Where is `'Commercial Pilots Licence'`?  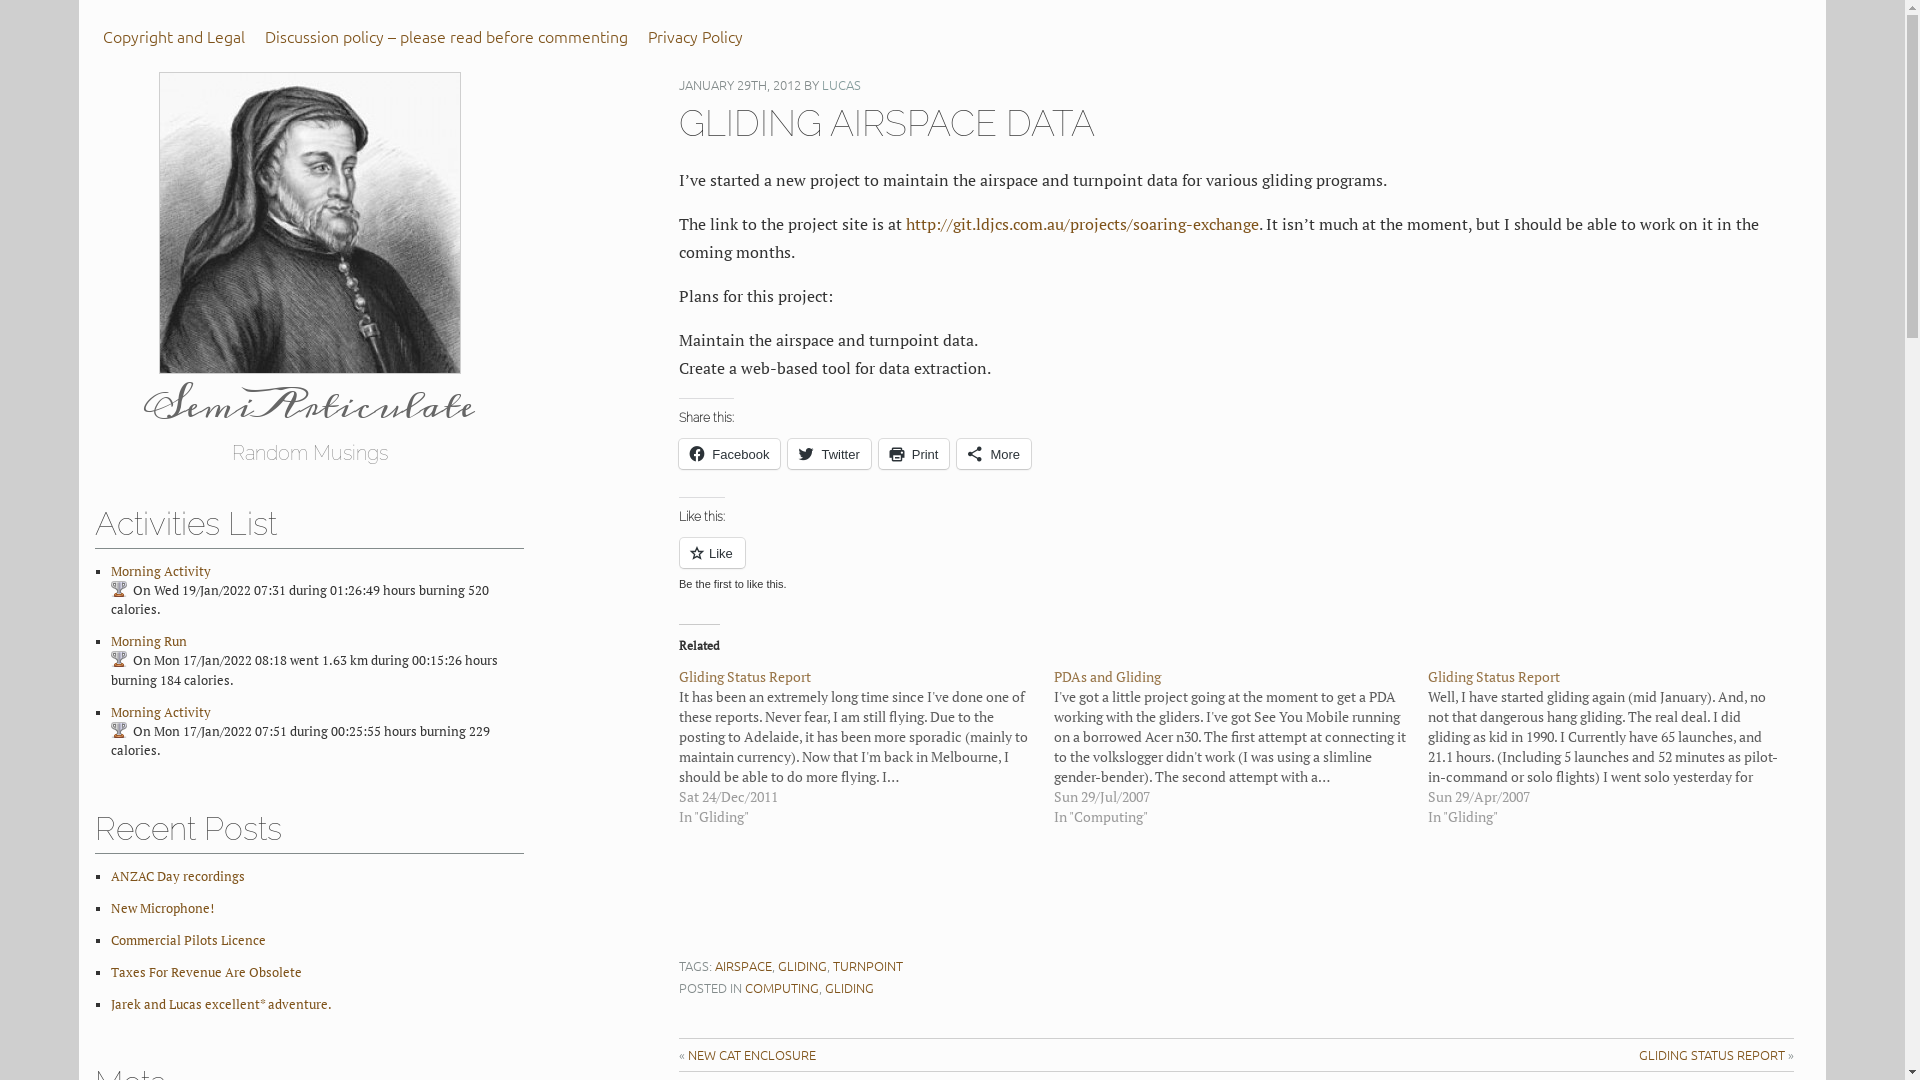
'Commercial Pilots Licence' is located at coordinates (109, 940).